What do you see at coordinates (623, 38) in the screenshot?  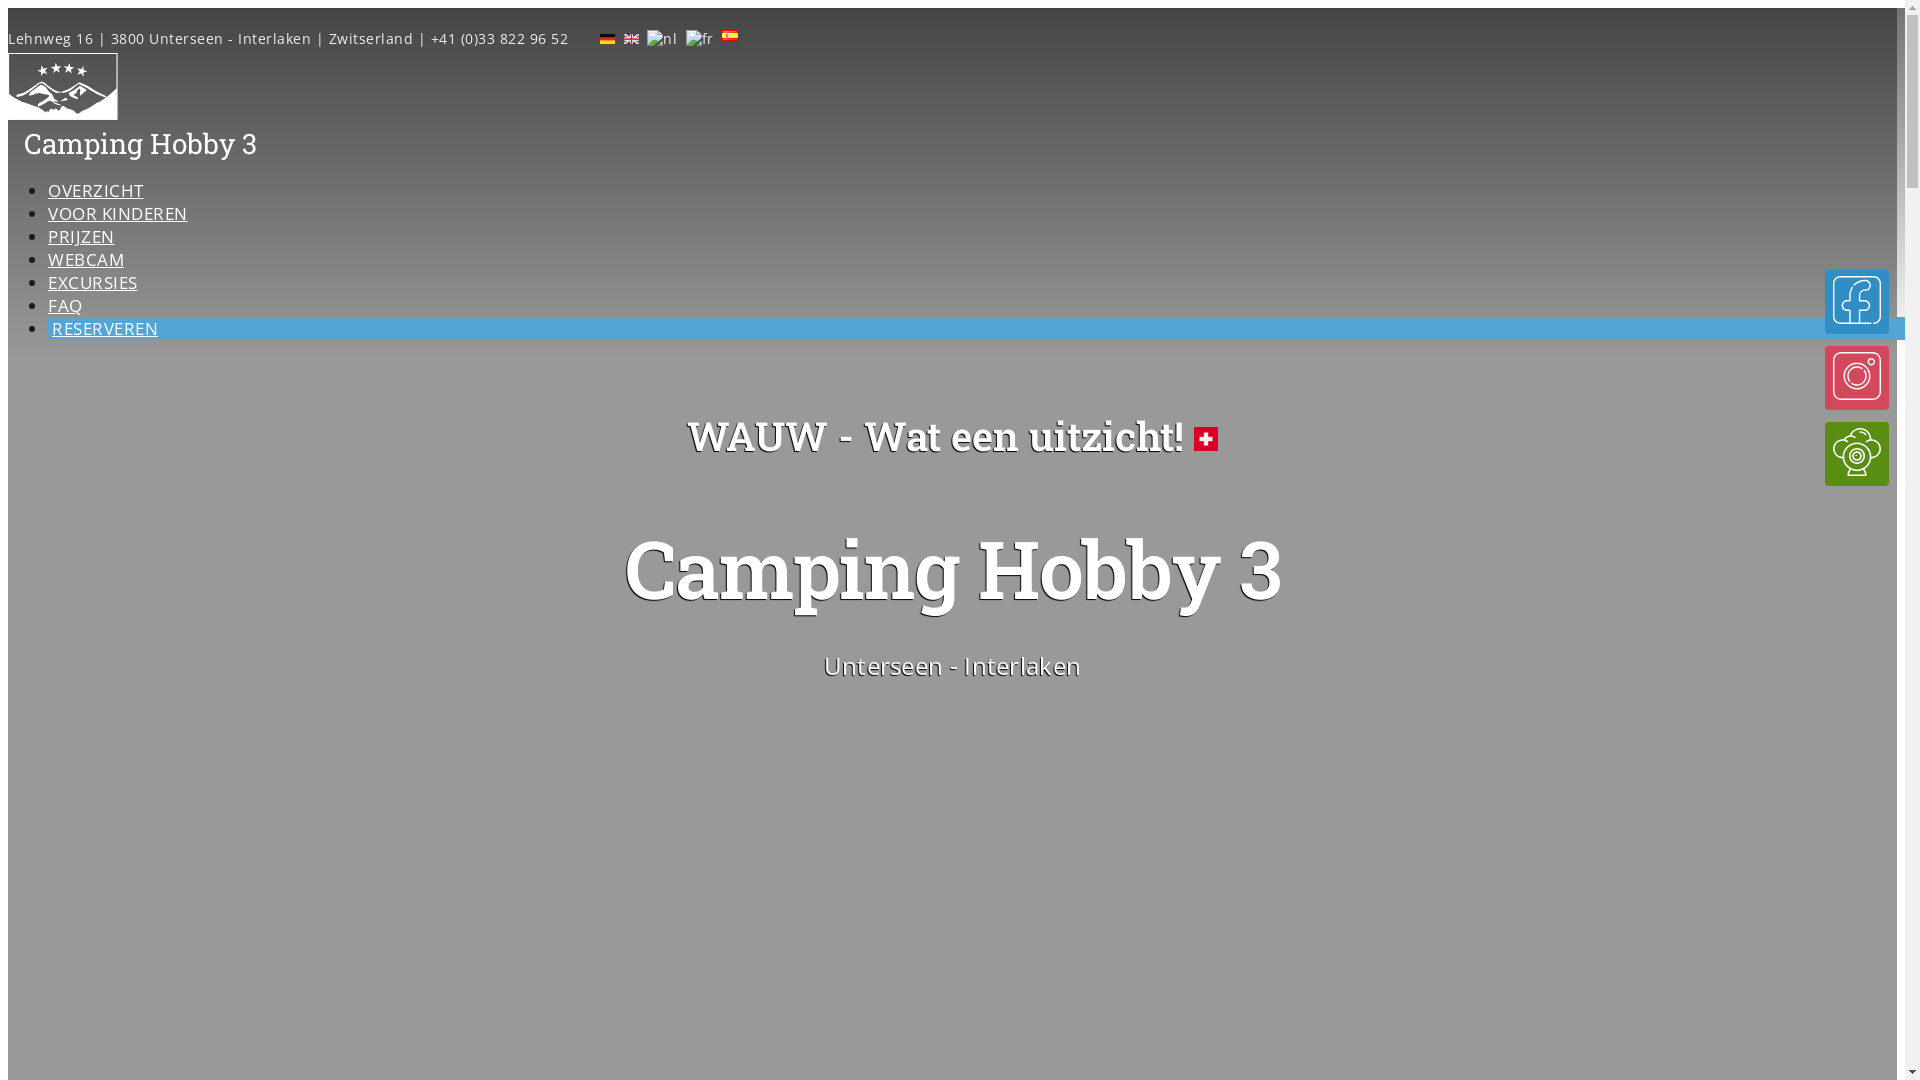 I see `'English'` at bounding box center [623, 38].